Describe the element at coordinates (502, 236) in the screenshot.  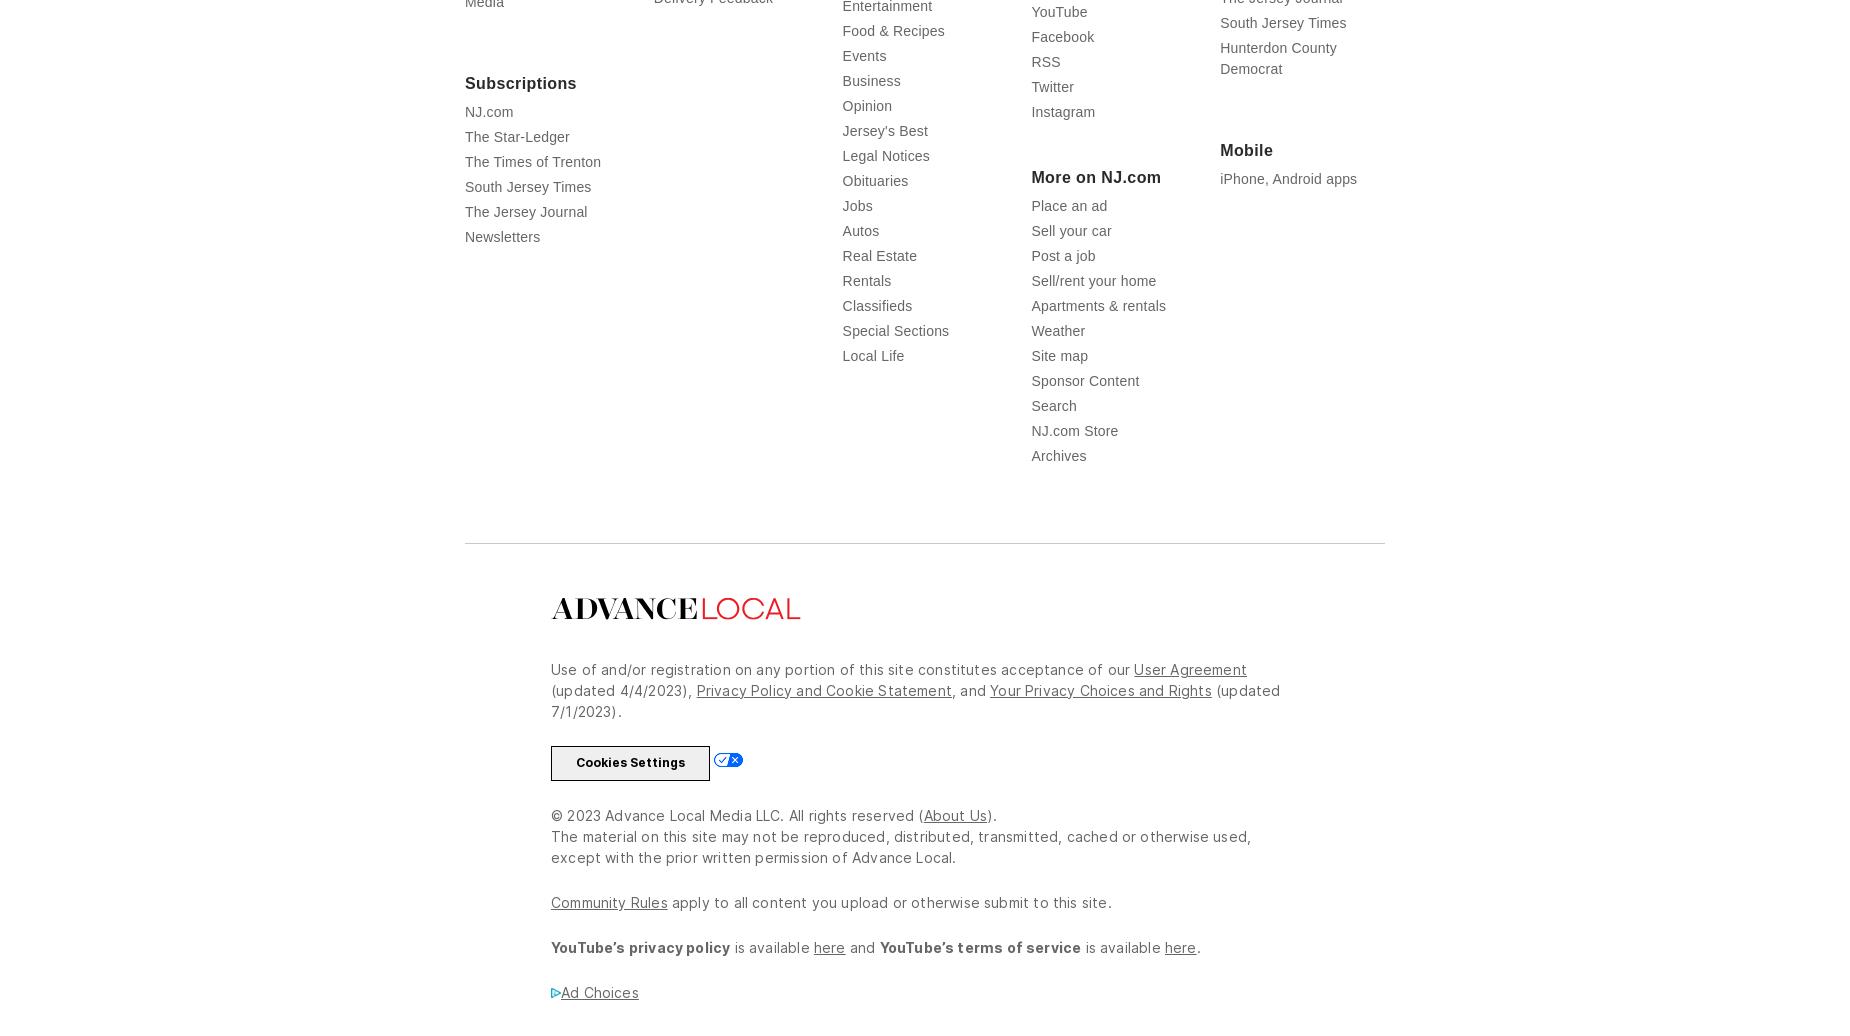
I see `'Newsletters'` at that location.